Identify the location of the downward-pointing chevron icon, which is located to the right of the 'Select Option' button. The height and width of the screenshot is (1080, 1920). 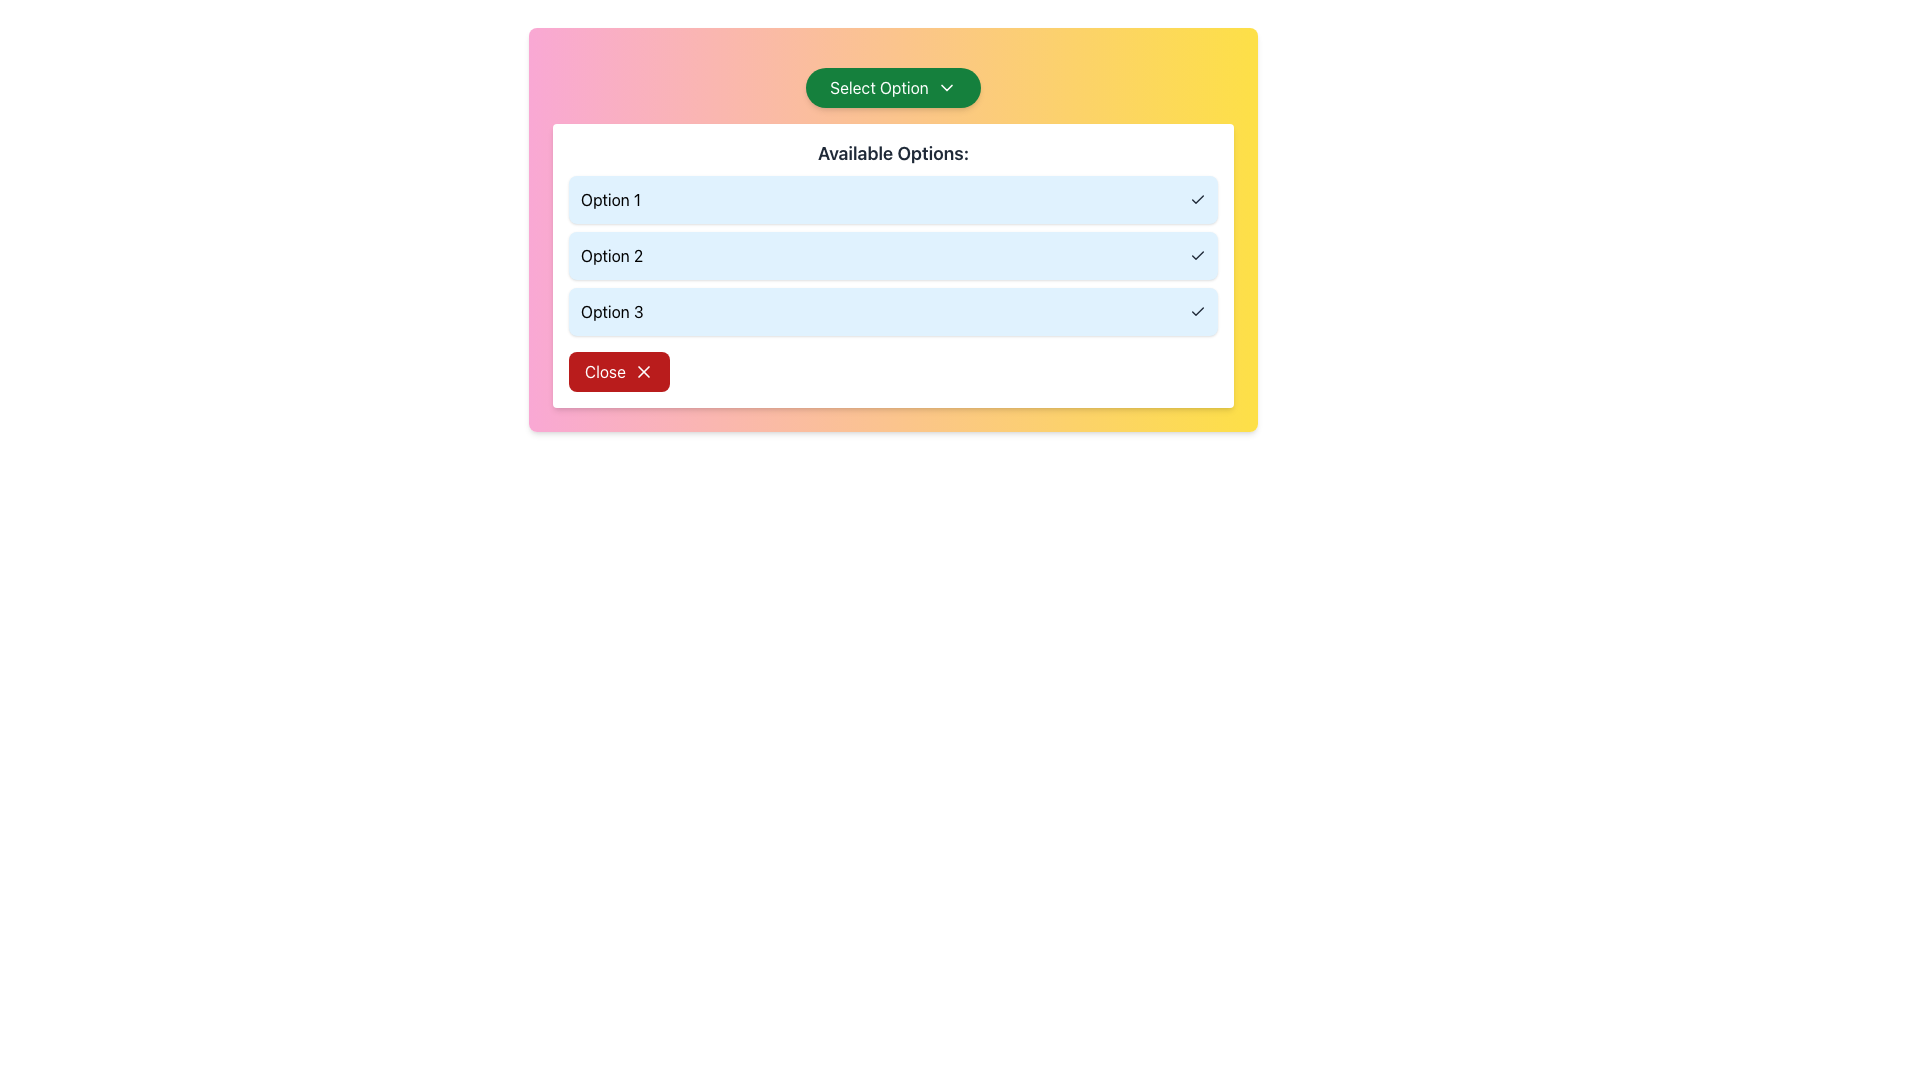
(945, 87).